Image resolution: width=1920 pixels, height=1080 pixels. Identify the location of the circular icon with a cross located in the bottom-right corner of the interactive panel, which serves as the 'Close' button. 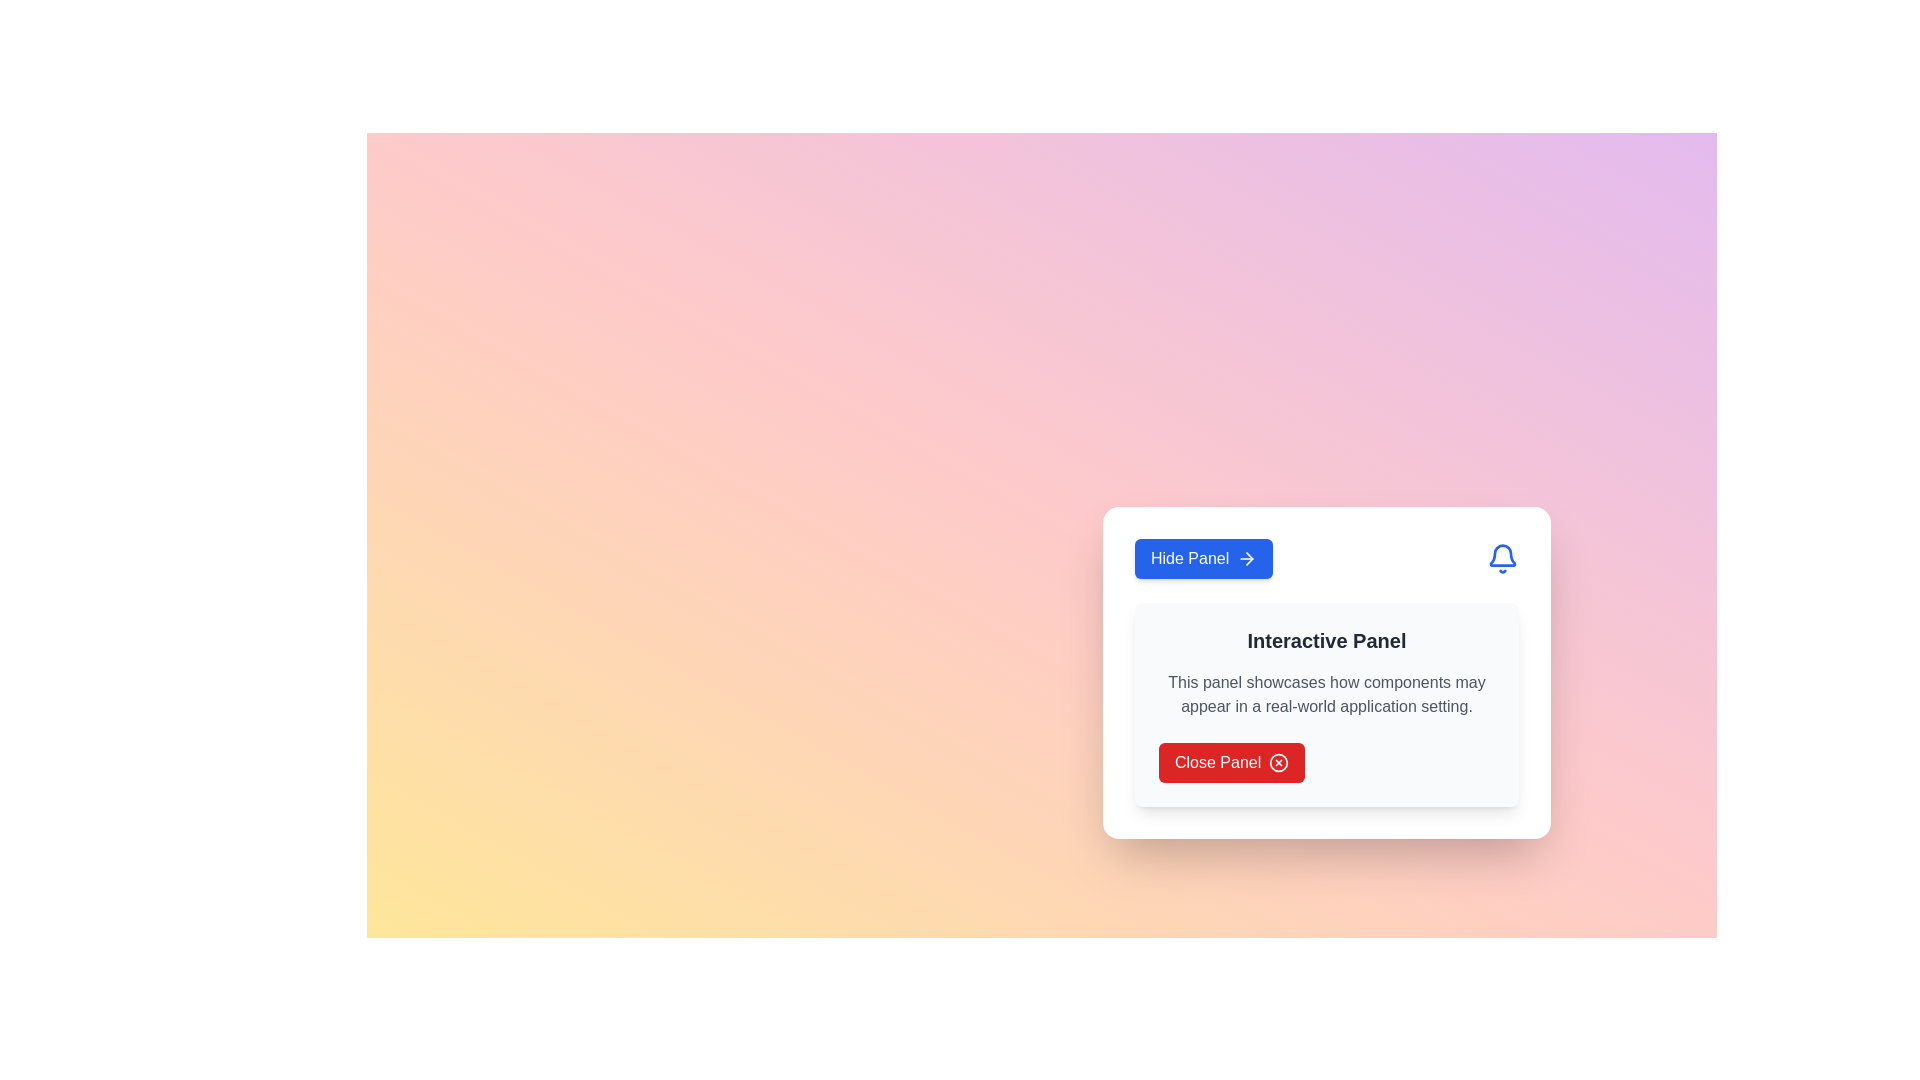
(1278, 763).